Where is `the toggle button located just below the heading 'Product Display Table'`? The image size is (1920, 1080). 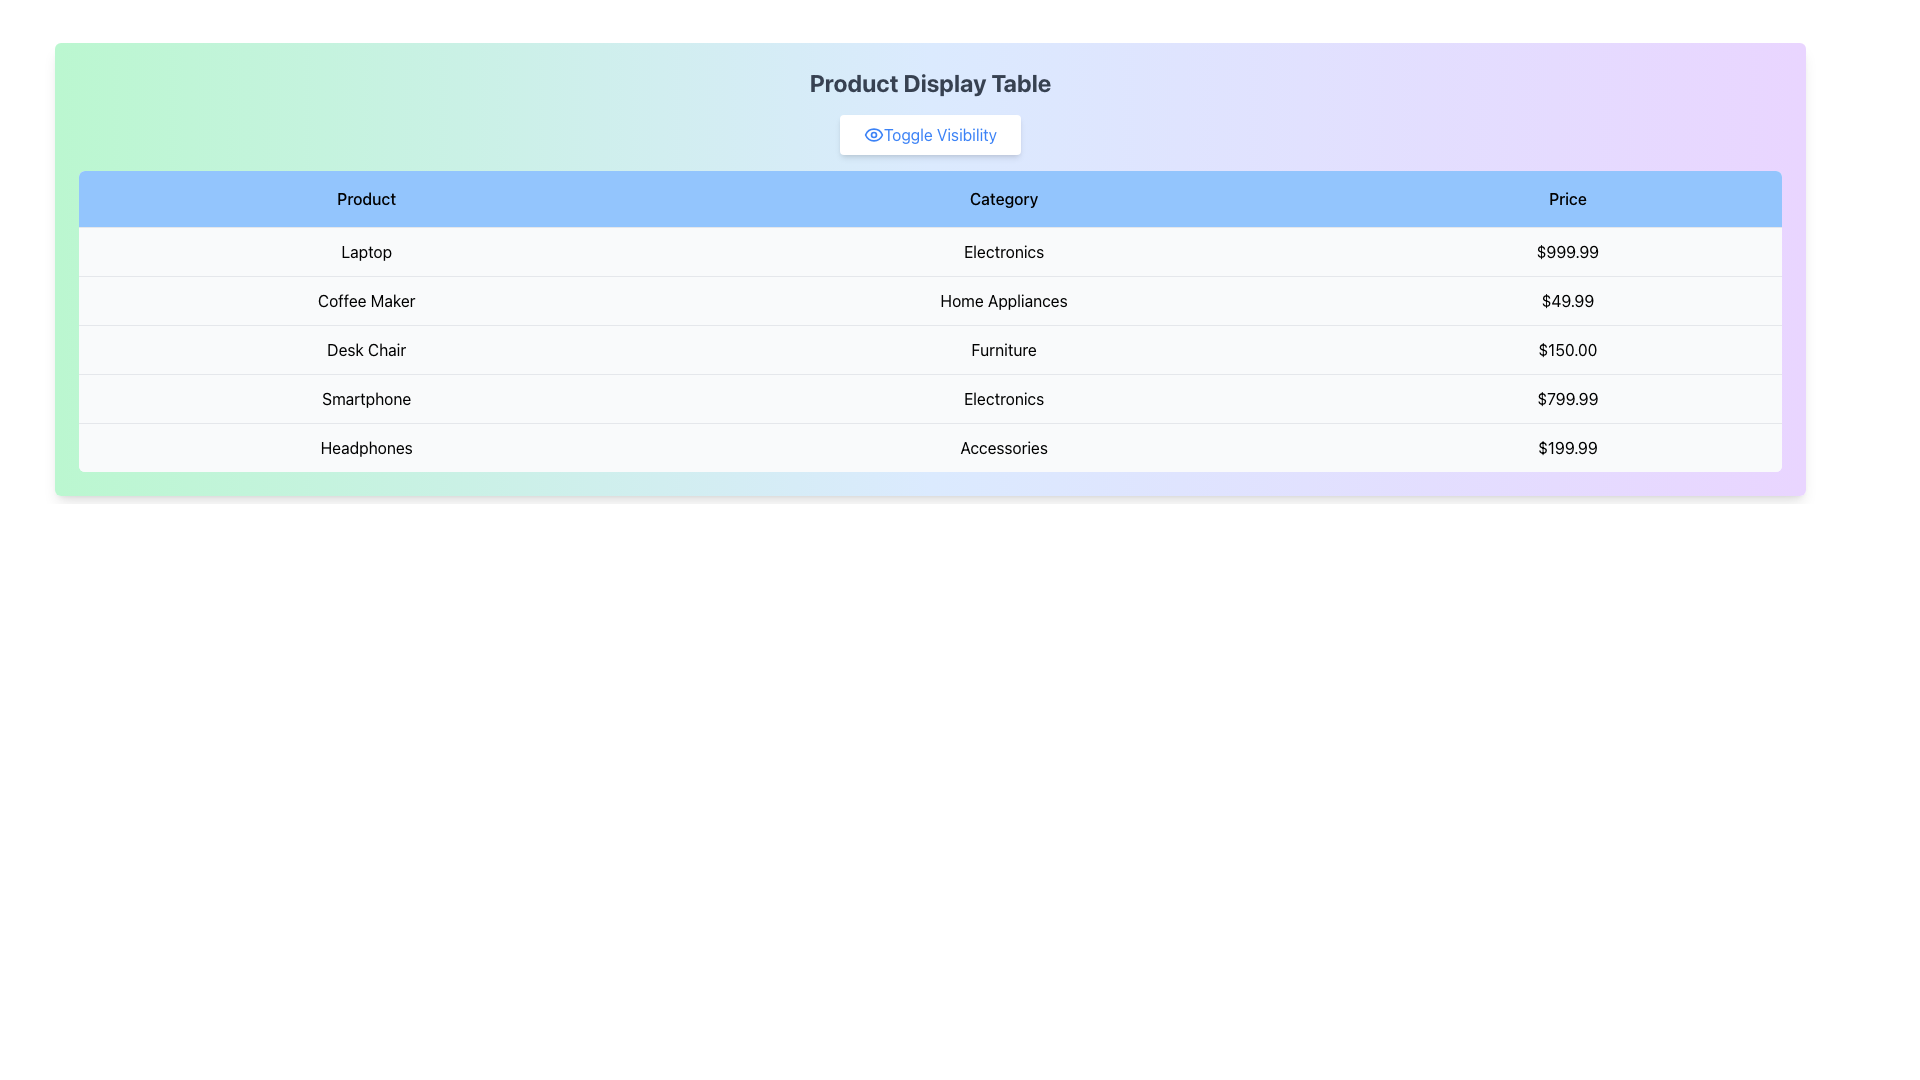
the toggle button located just below the heading 'Product Display Table' is located at coordinates (929, 135).